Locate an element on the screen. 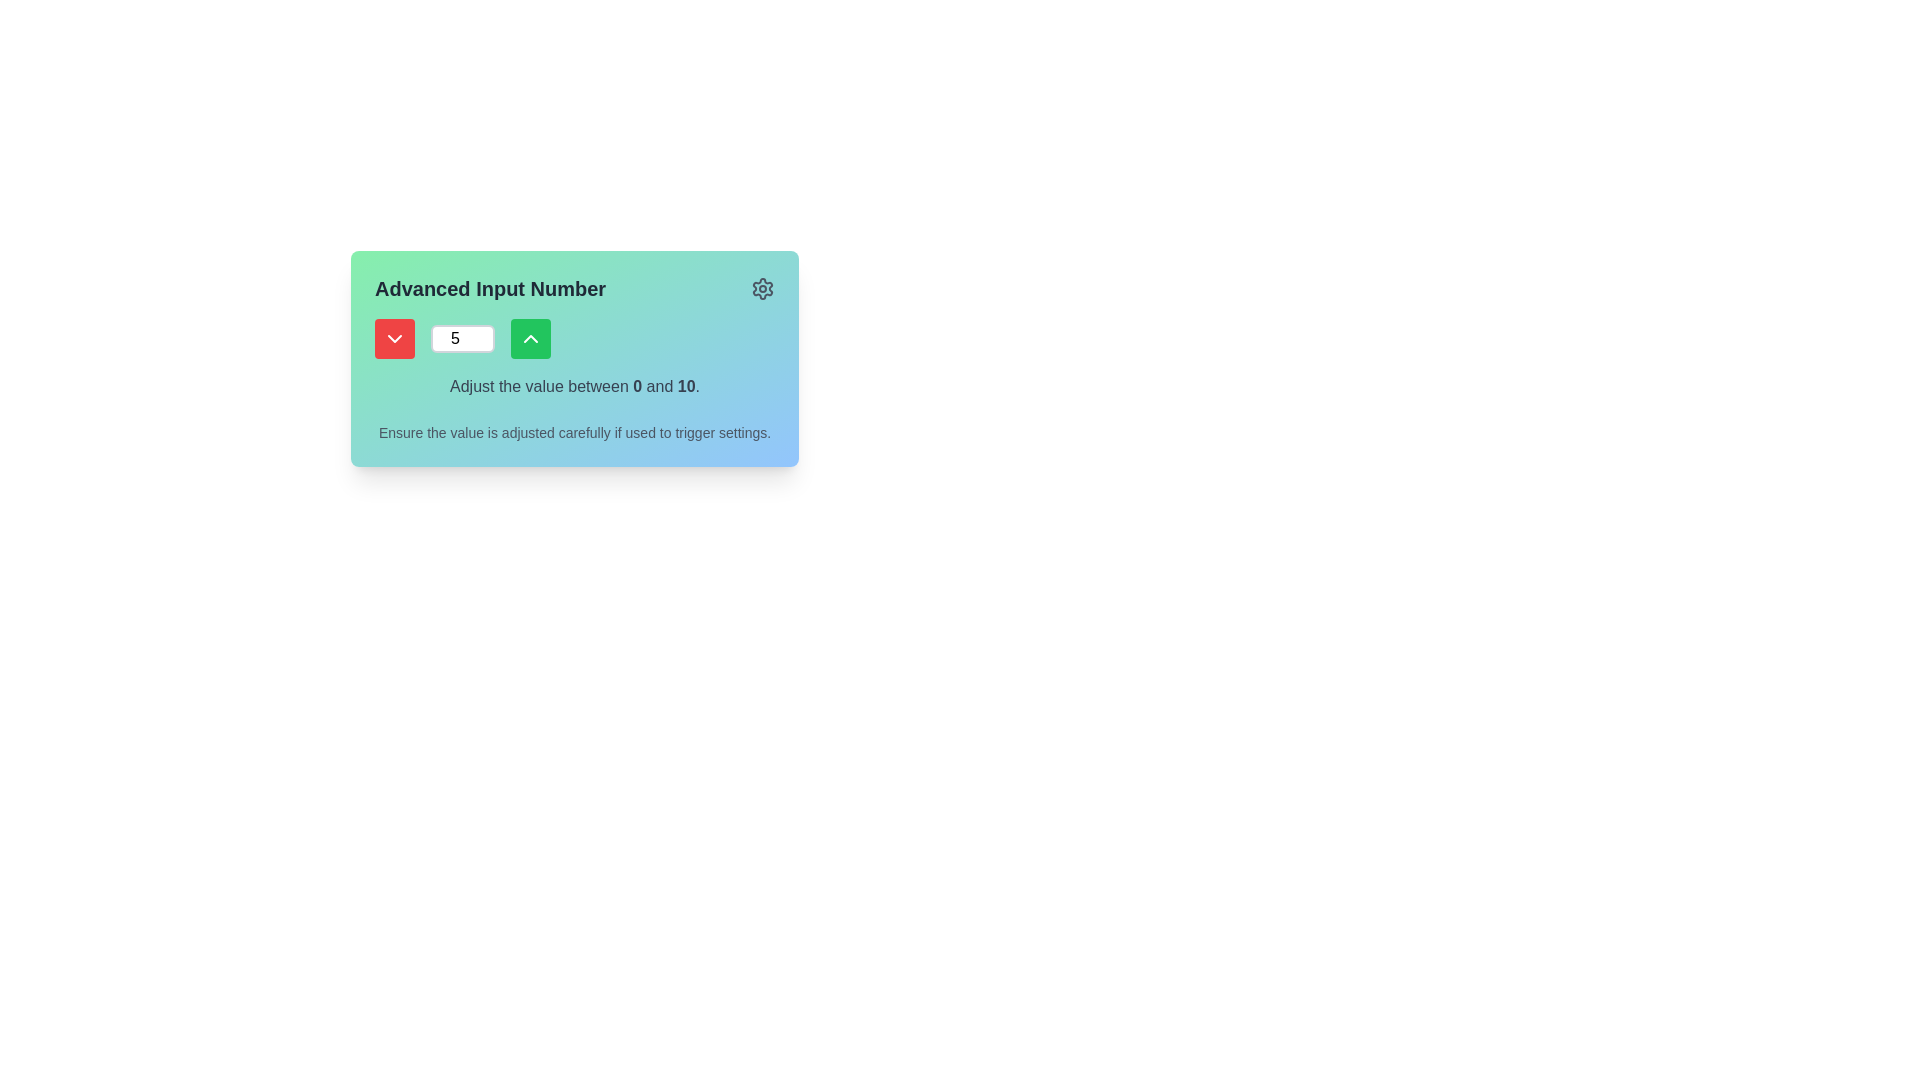  the gear-shaped icon button located in the upper-right corner of the 'Advanced Input Number' panel is located at coordinates (762, 289).